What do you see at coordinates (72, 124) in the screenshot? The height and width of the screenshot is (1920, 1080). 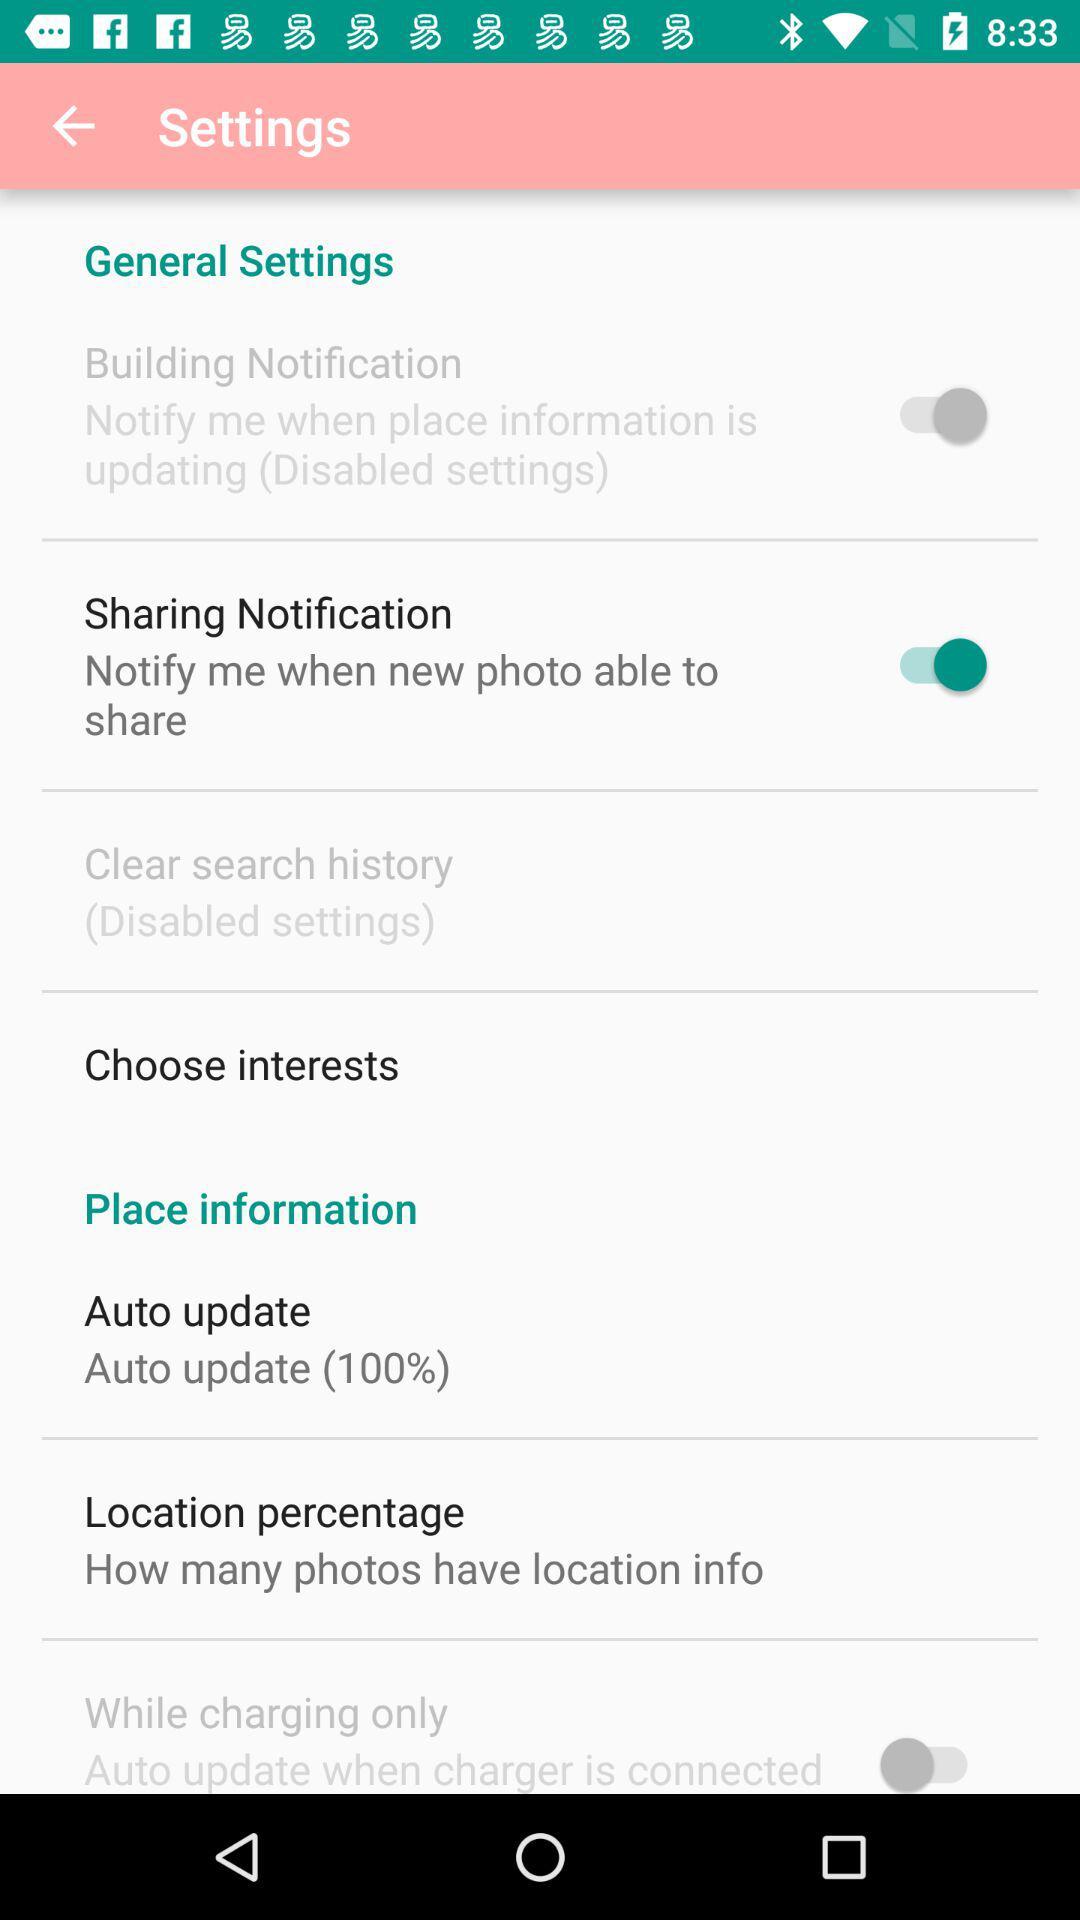 I see `the item to the left of the settings item` at bounding box center [72, 124].